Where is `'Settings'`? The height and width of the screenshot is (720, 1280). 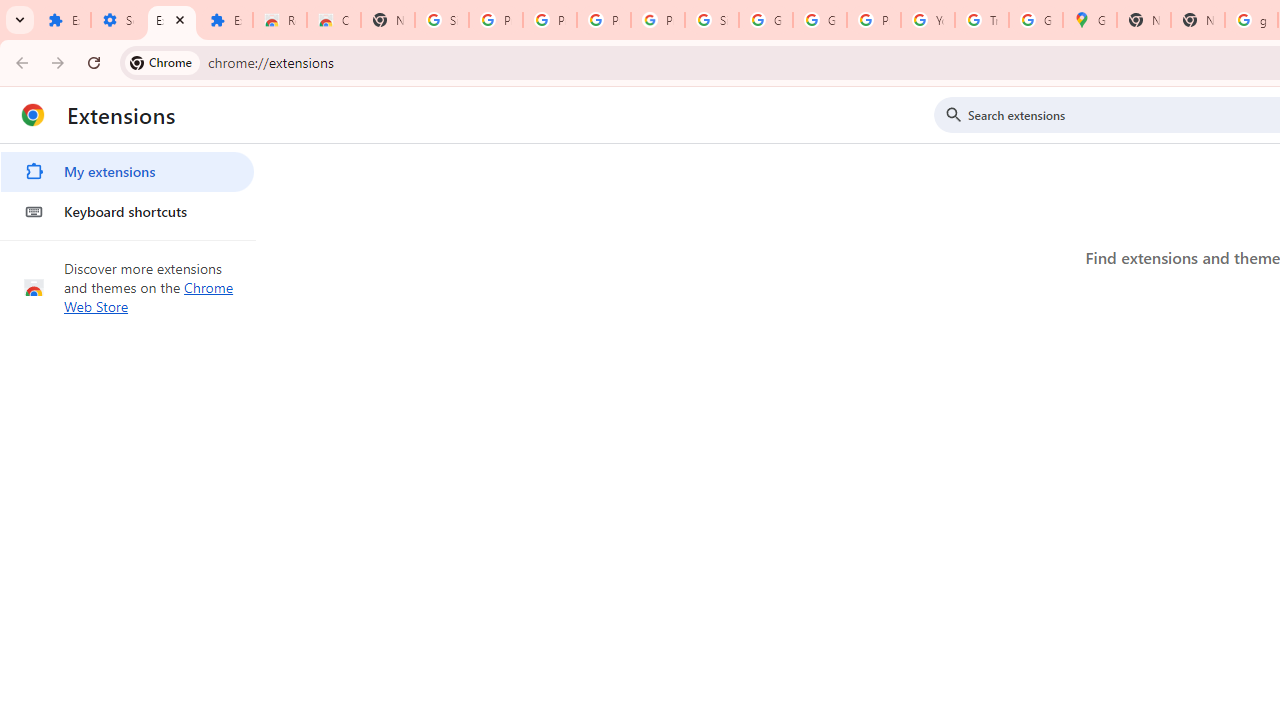
'Settings' is located at coordinates (116, 20).